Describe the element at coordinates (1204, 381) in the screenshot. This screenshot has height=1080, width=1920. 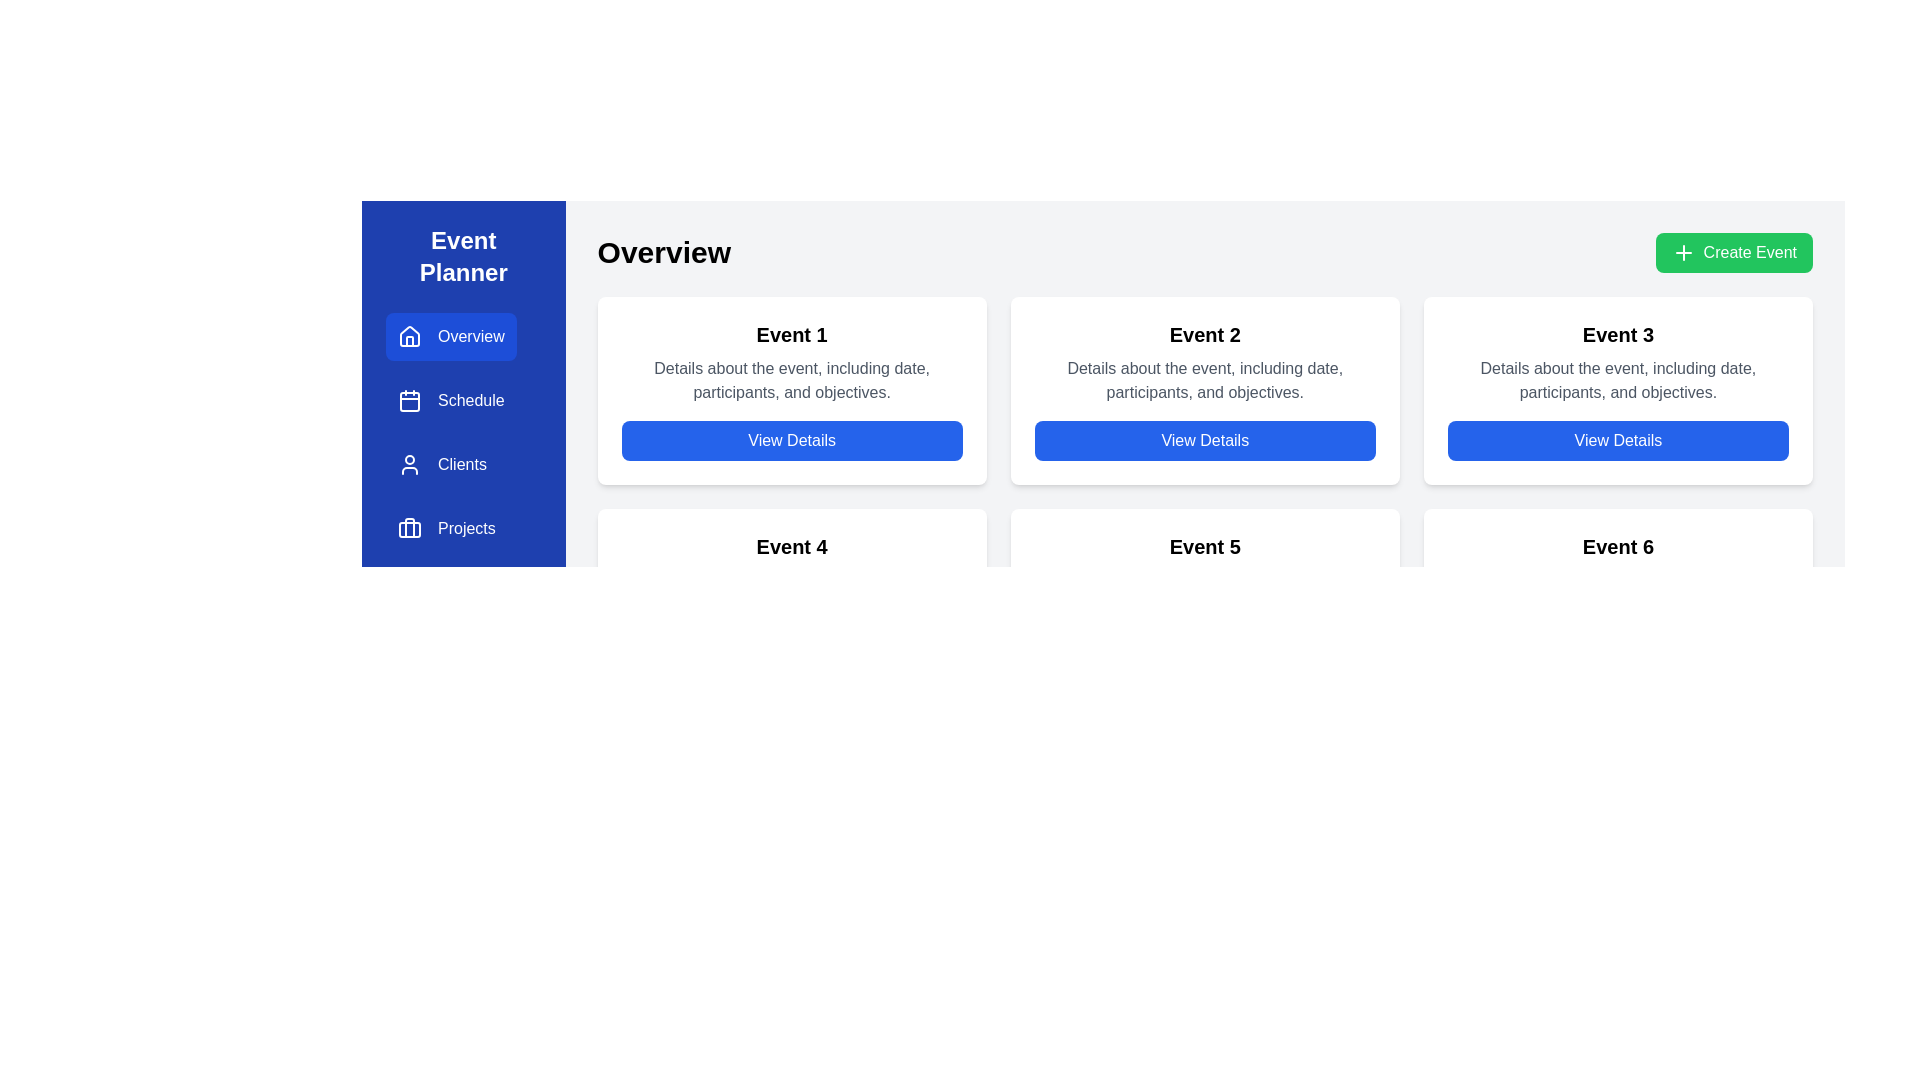
I see `the textual description element located under the heading 'Event 2', which reads: 'Details about the event, including date, participants, and objectives.'` at that location.